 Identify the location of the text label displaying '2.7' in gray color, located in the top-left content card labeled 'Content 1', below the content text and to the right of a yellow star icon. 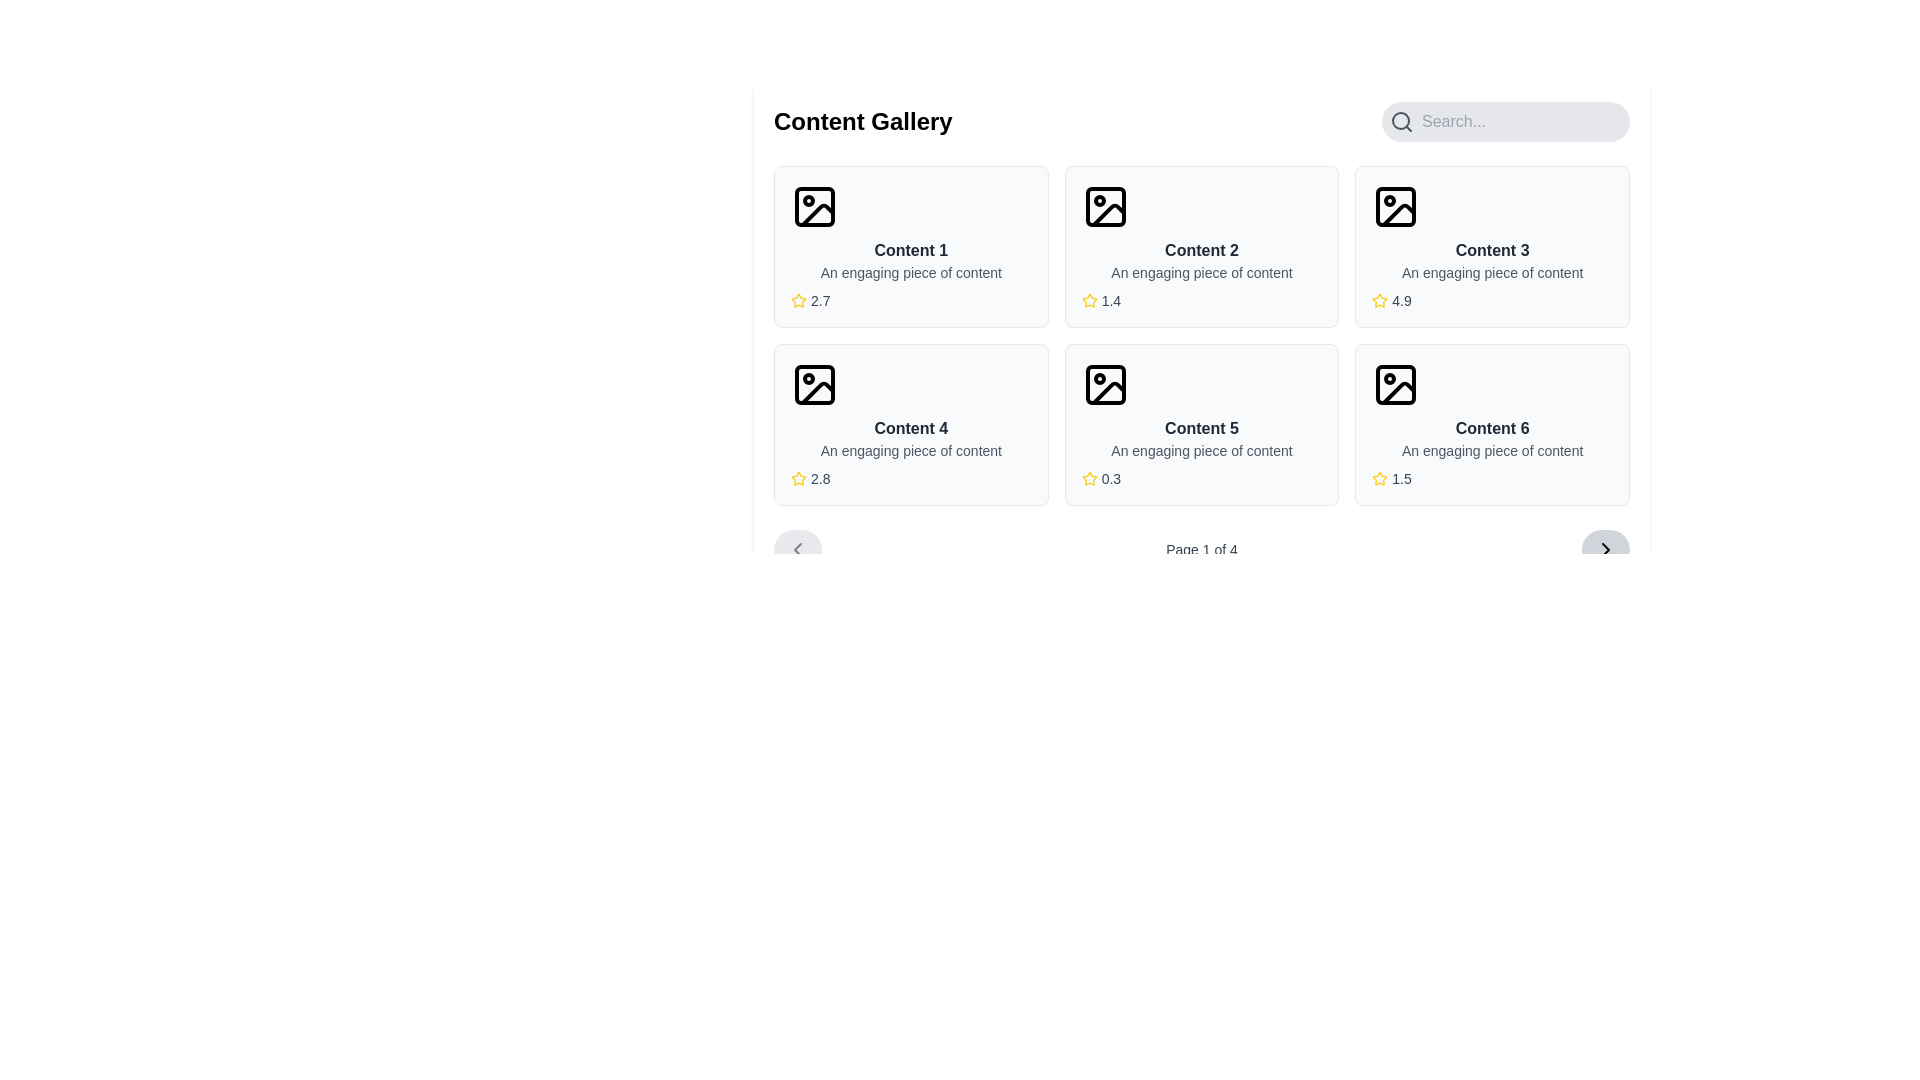
(820, 300).